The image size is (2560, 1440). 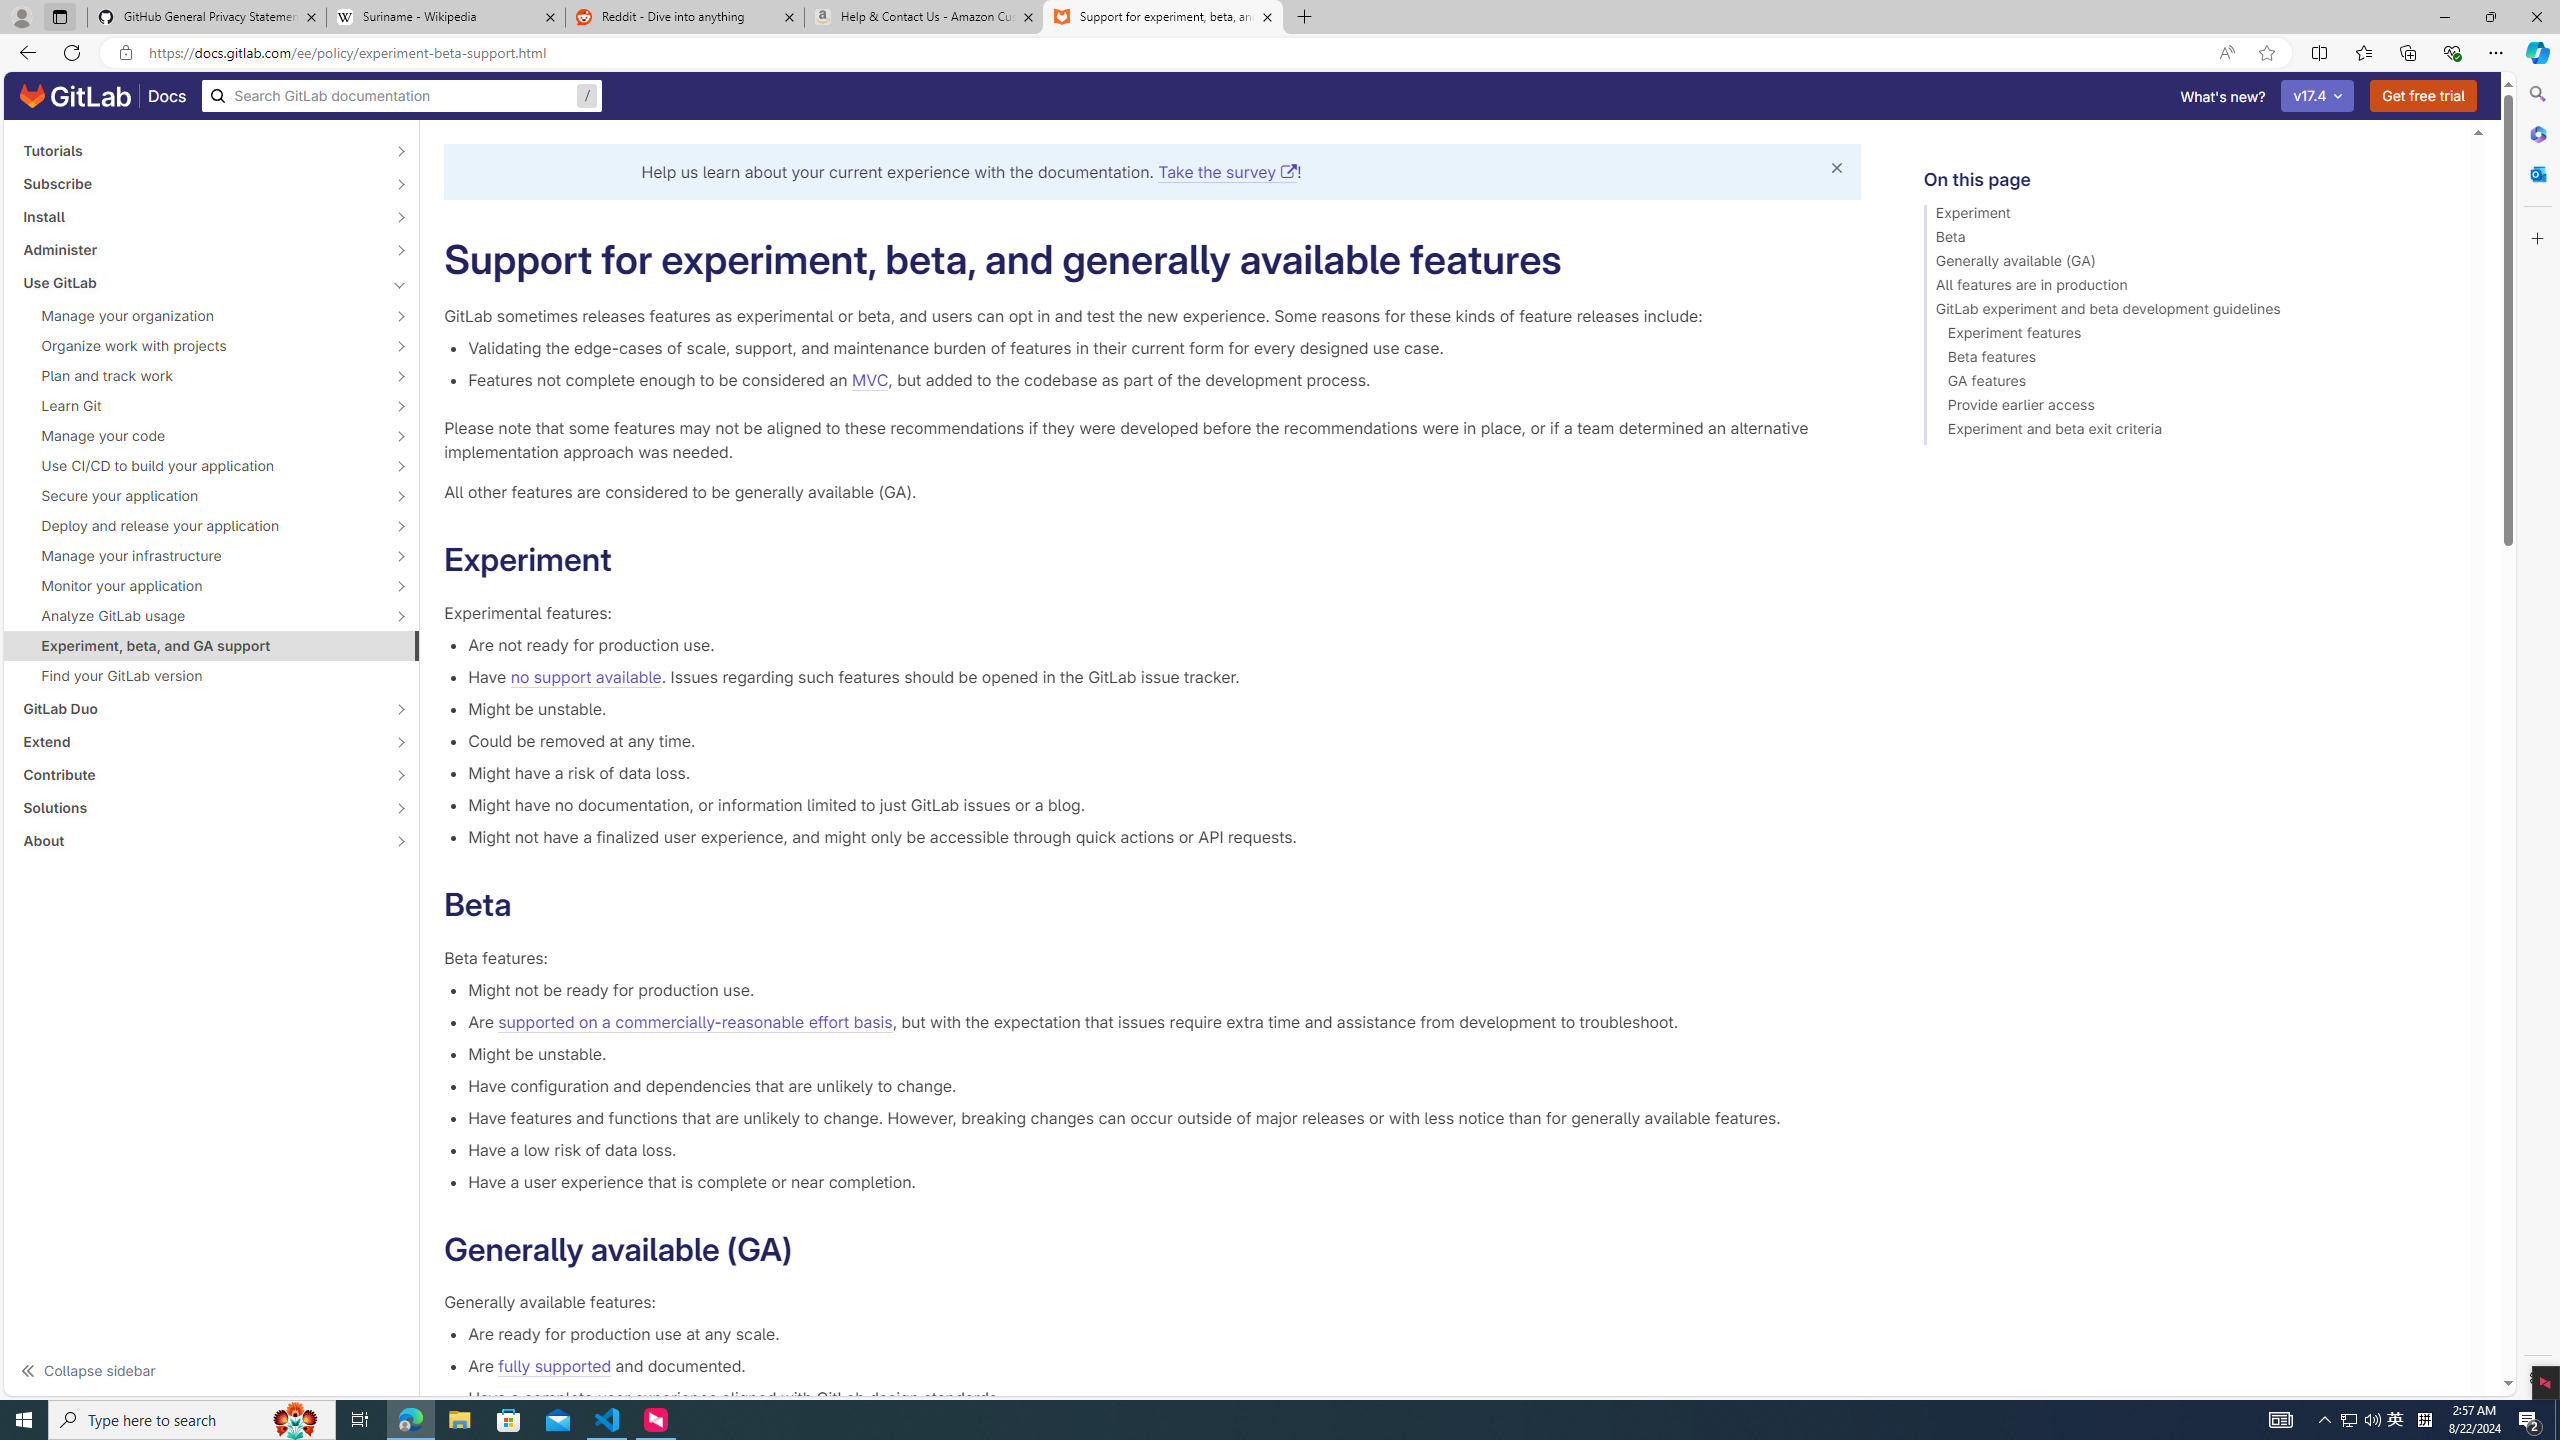 I want to click on 'v17.4', so click(x=2318, y=95).